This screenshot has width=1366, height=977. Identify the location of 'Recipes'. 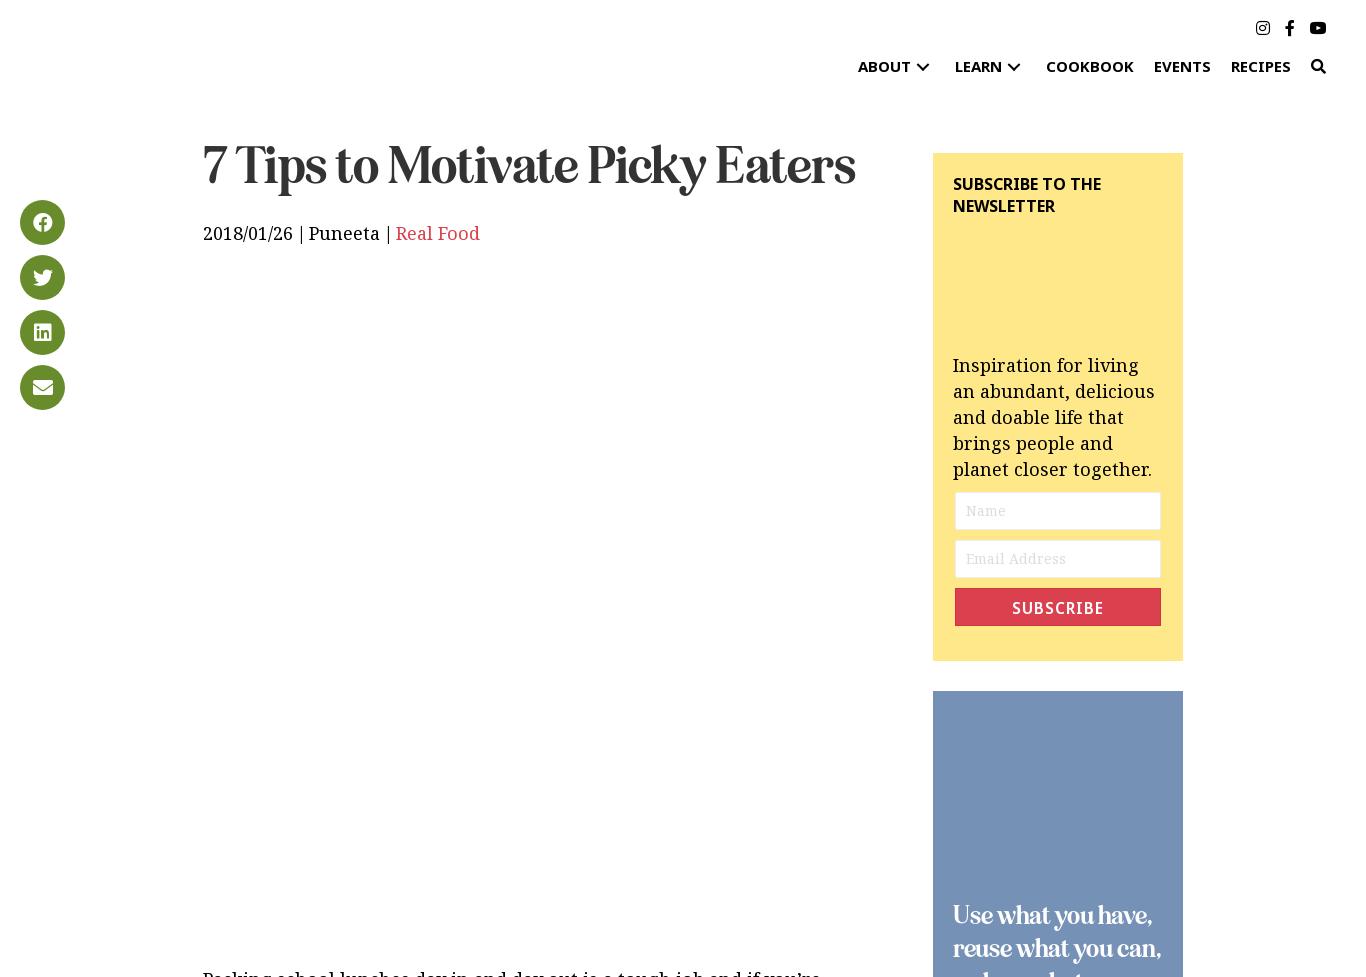
(1259, 66).